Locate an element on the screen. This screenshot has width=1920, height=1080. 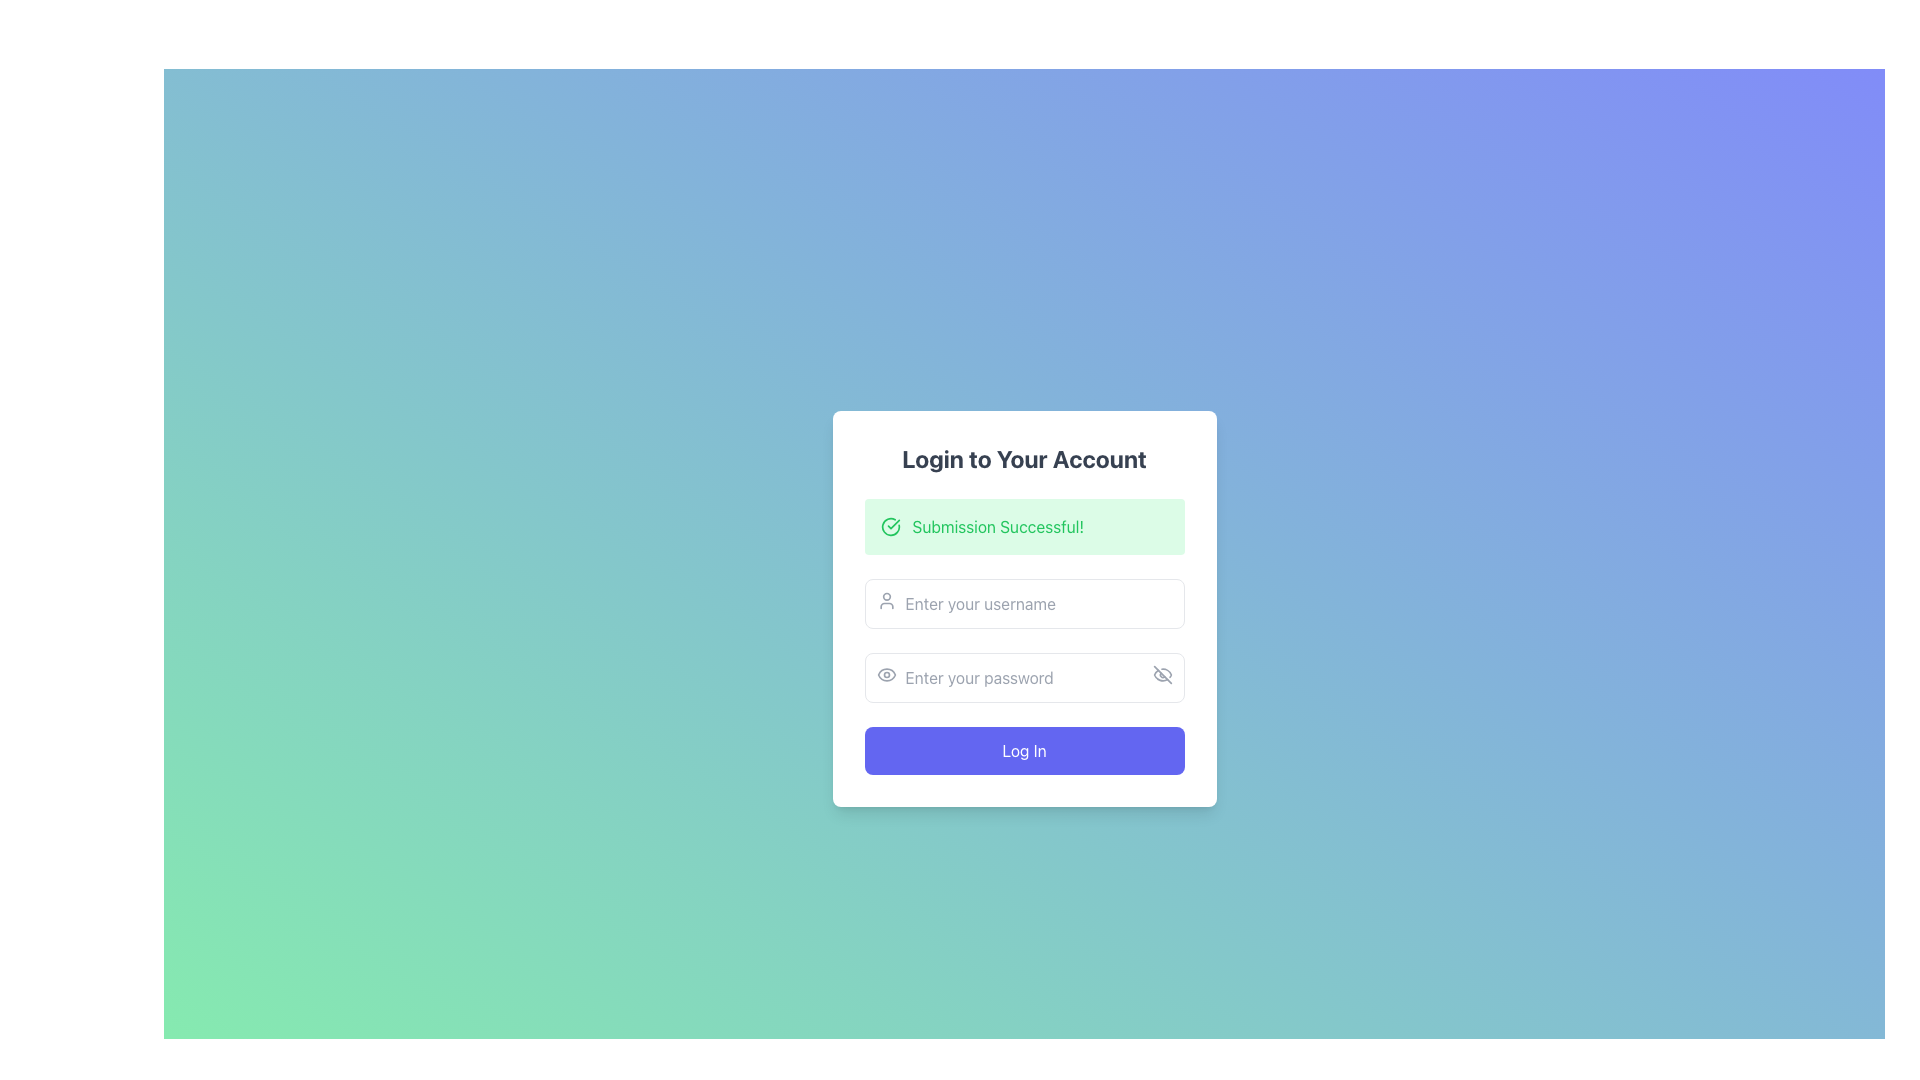
check-circle icon element located in the top-left corner of the green notification banner with the text 'Submission Successful!' by opening the developer tools is located at coordinates (889, 526).